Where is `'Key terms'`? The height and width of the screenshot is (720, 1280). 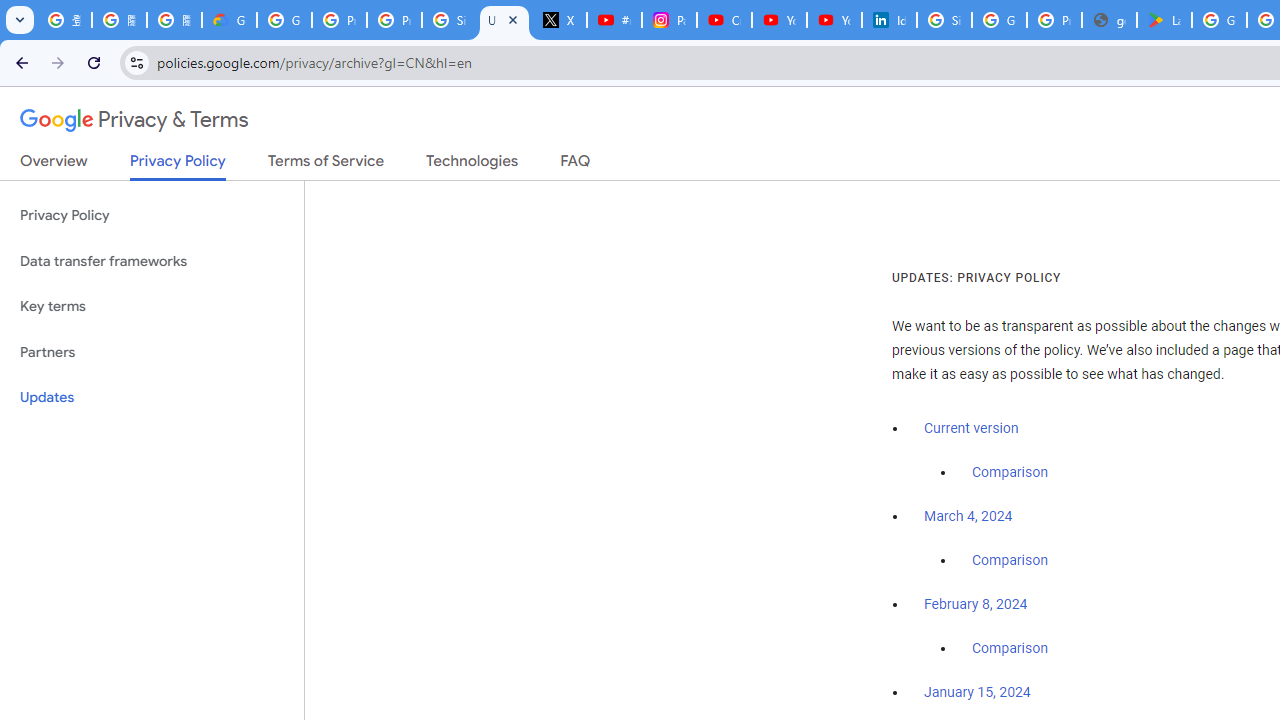 'Key terms' is located at coordinates (151, 306).